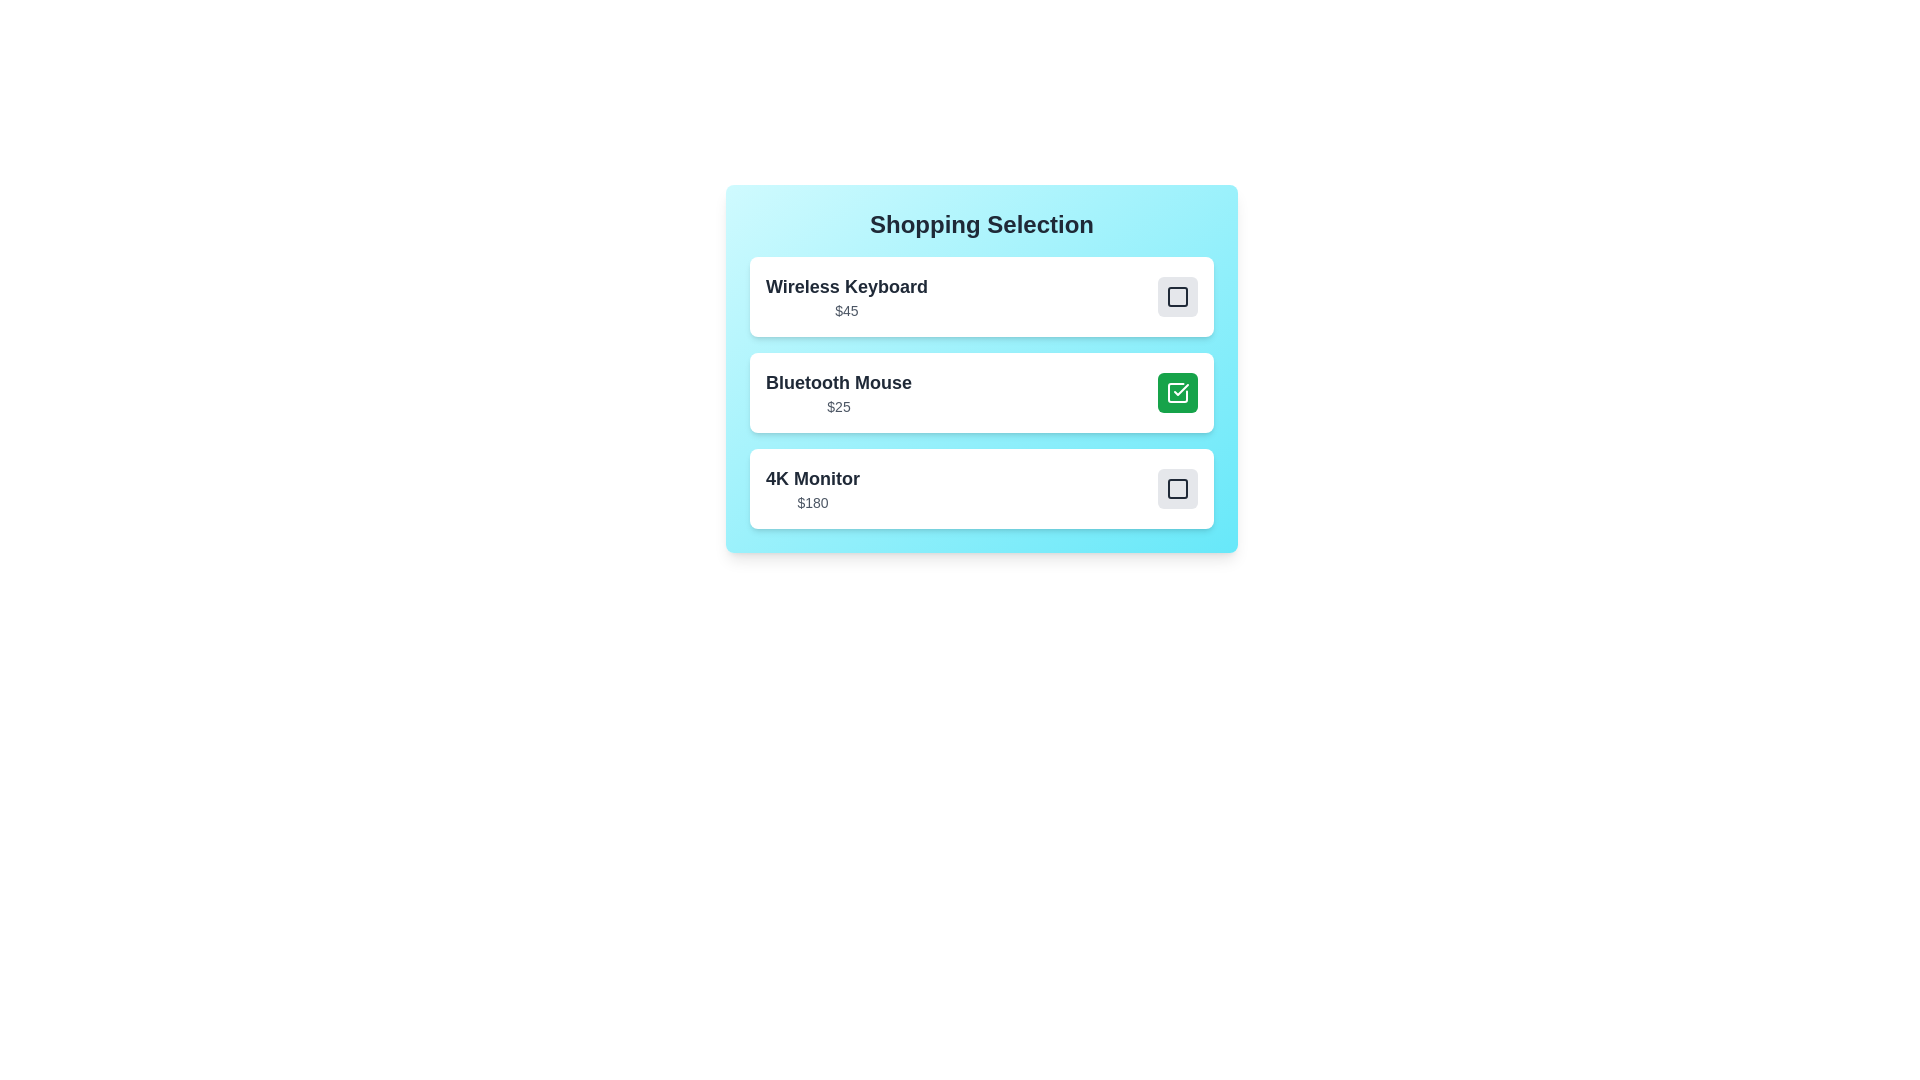  What do you see at coordinates (1177, 297) in the screenshot?
I see `the Square icon or button associated with the 'Wireless Keyboard' item in the 'Shopping Selection' list` at bounding box center [1177, 297].